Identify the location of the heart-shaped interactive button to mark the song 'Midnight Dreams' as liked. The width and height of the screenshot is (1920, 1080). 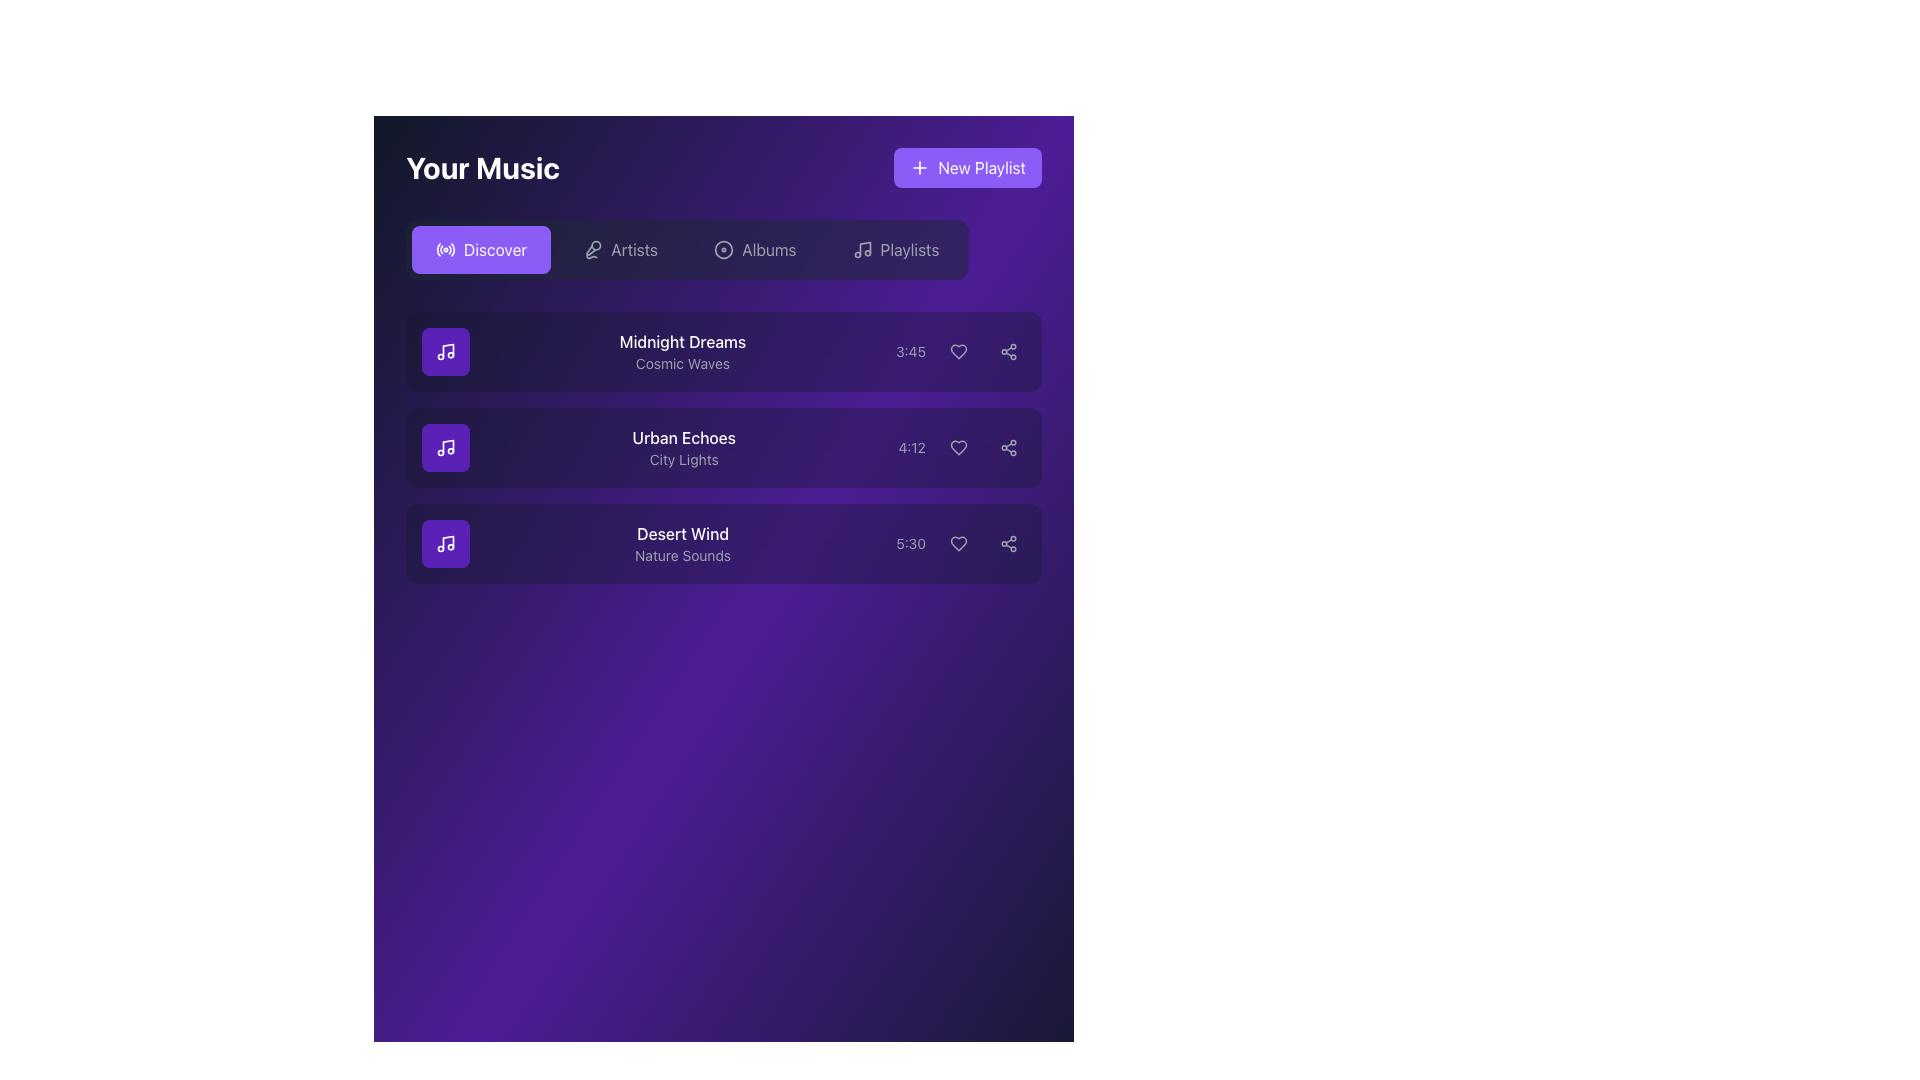
(960, 350).